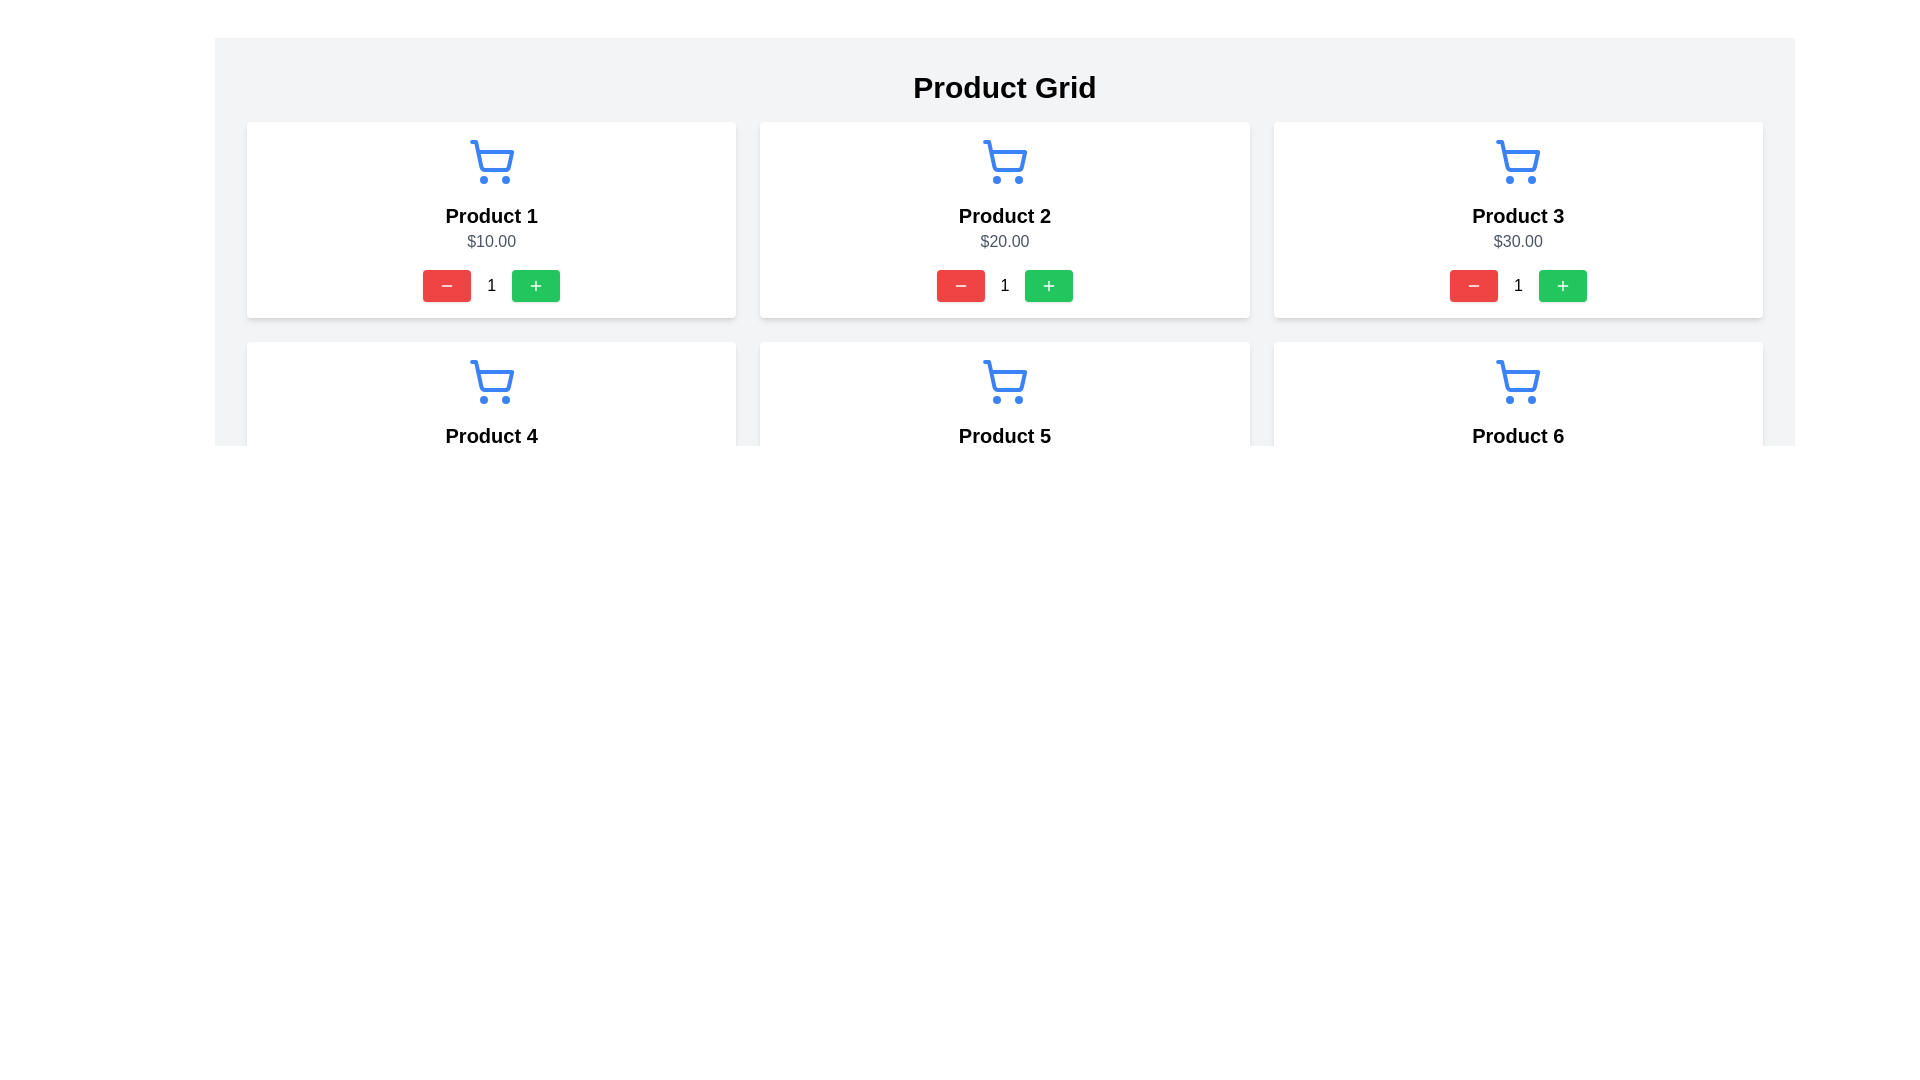 This screenshot has width=1920, height=1080. I want to click on the red rectangular button with a white minus icon located in the first row and first column of the product grid under 'Product 1' to change its color, so click(446, 285).